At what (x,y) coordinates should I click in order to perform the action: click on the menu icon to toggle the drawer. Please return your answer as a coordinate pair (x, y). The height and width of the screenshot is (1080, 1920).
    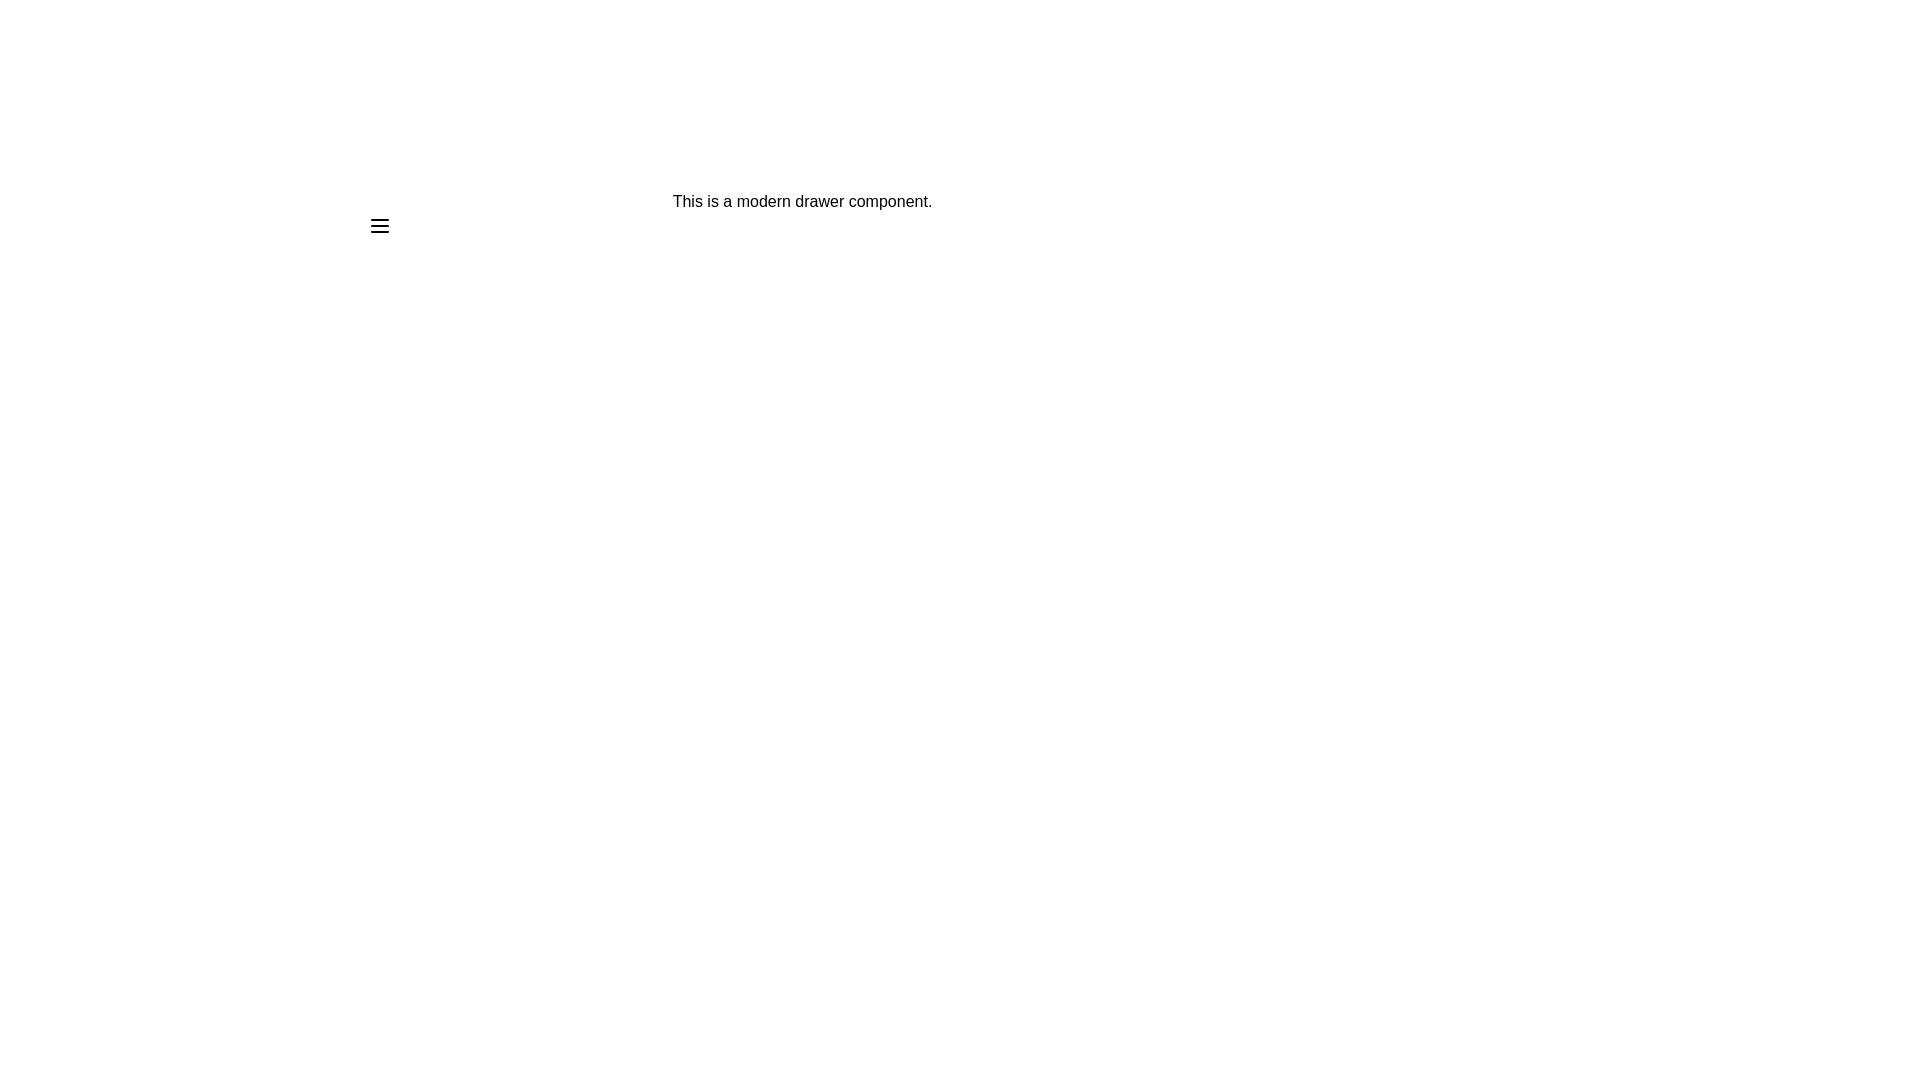
    Looking at the image, I should click on (379, 225).